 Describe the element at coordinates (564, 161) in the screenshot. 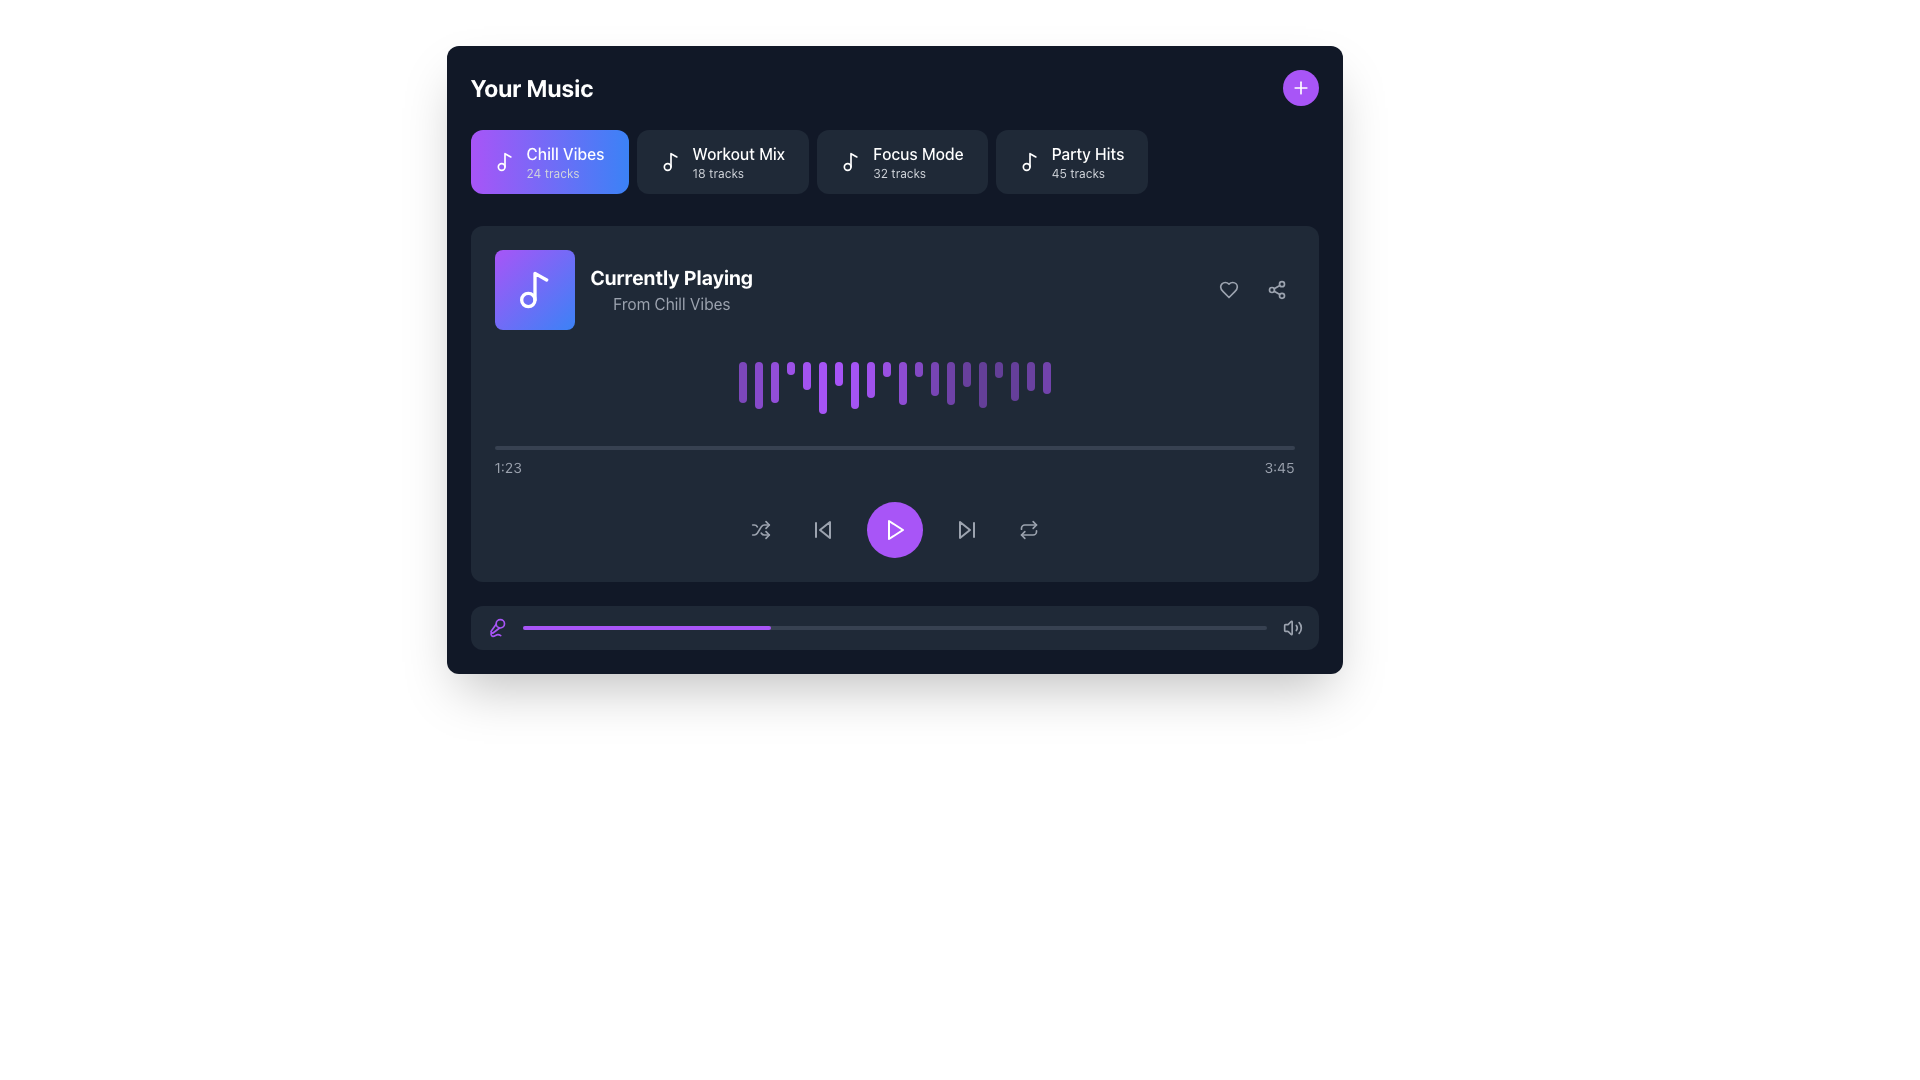

I see `the 'Chill Vibes' text block within the purple gradient card` at that location.